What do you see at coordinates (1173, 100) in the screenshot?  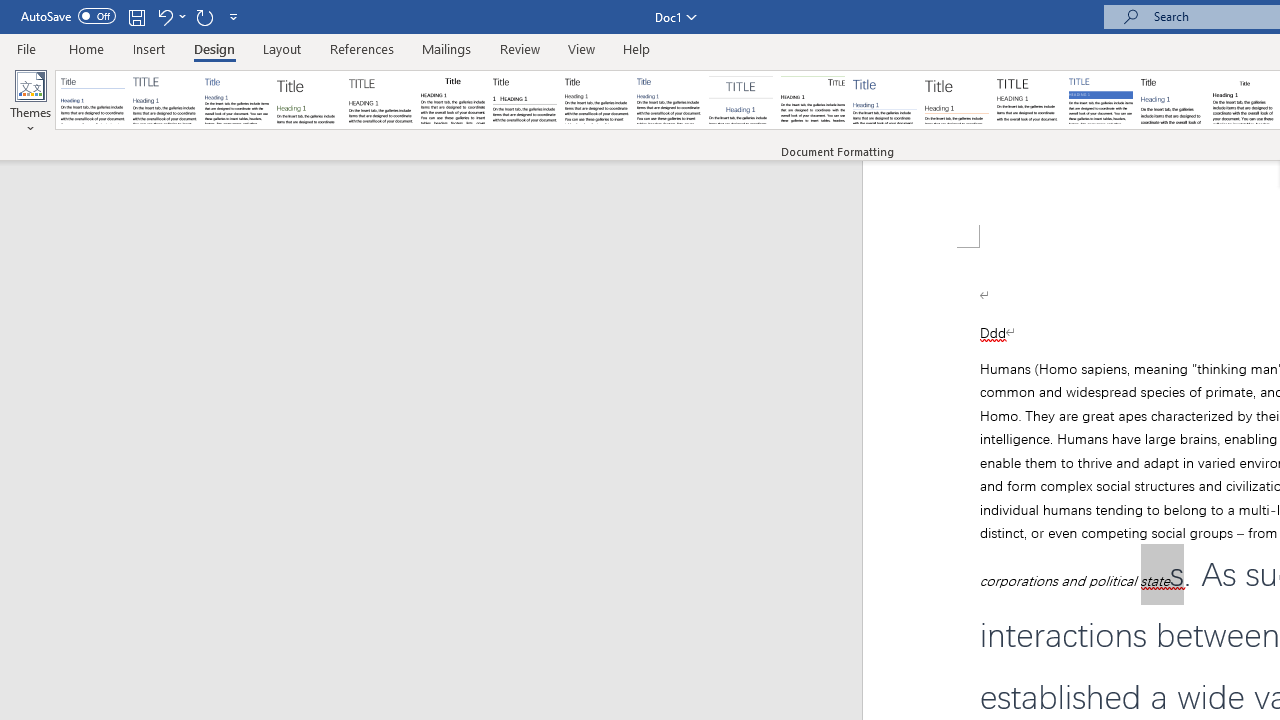 I see `'Word'` at bounding box center [1173, 100].